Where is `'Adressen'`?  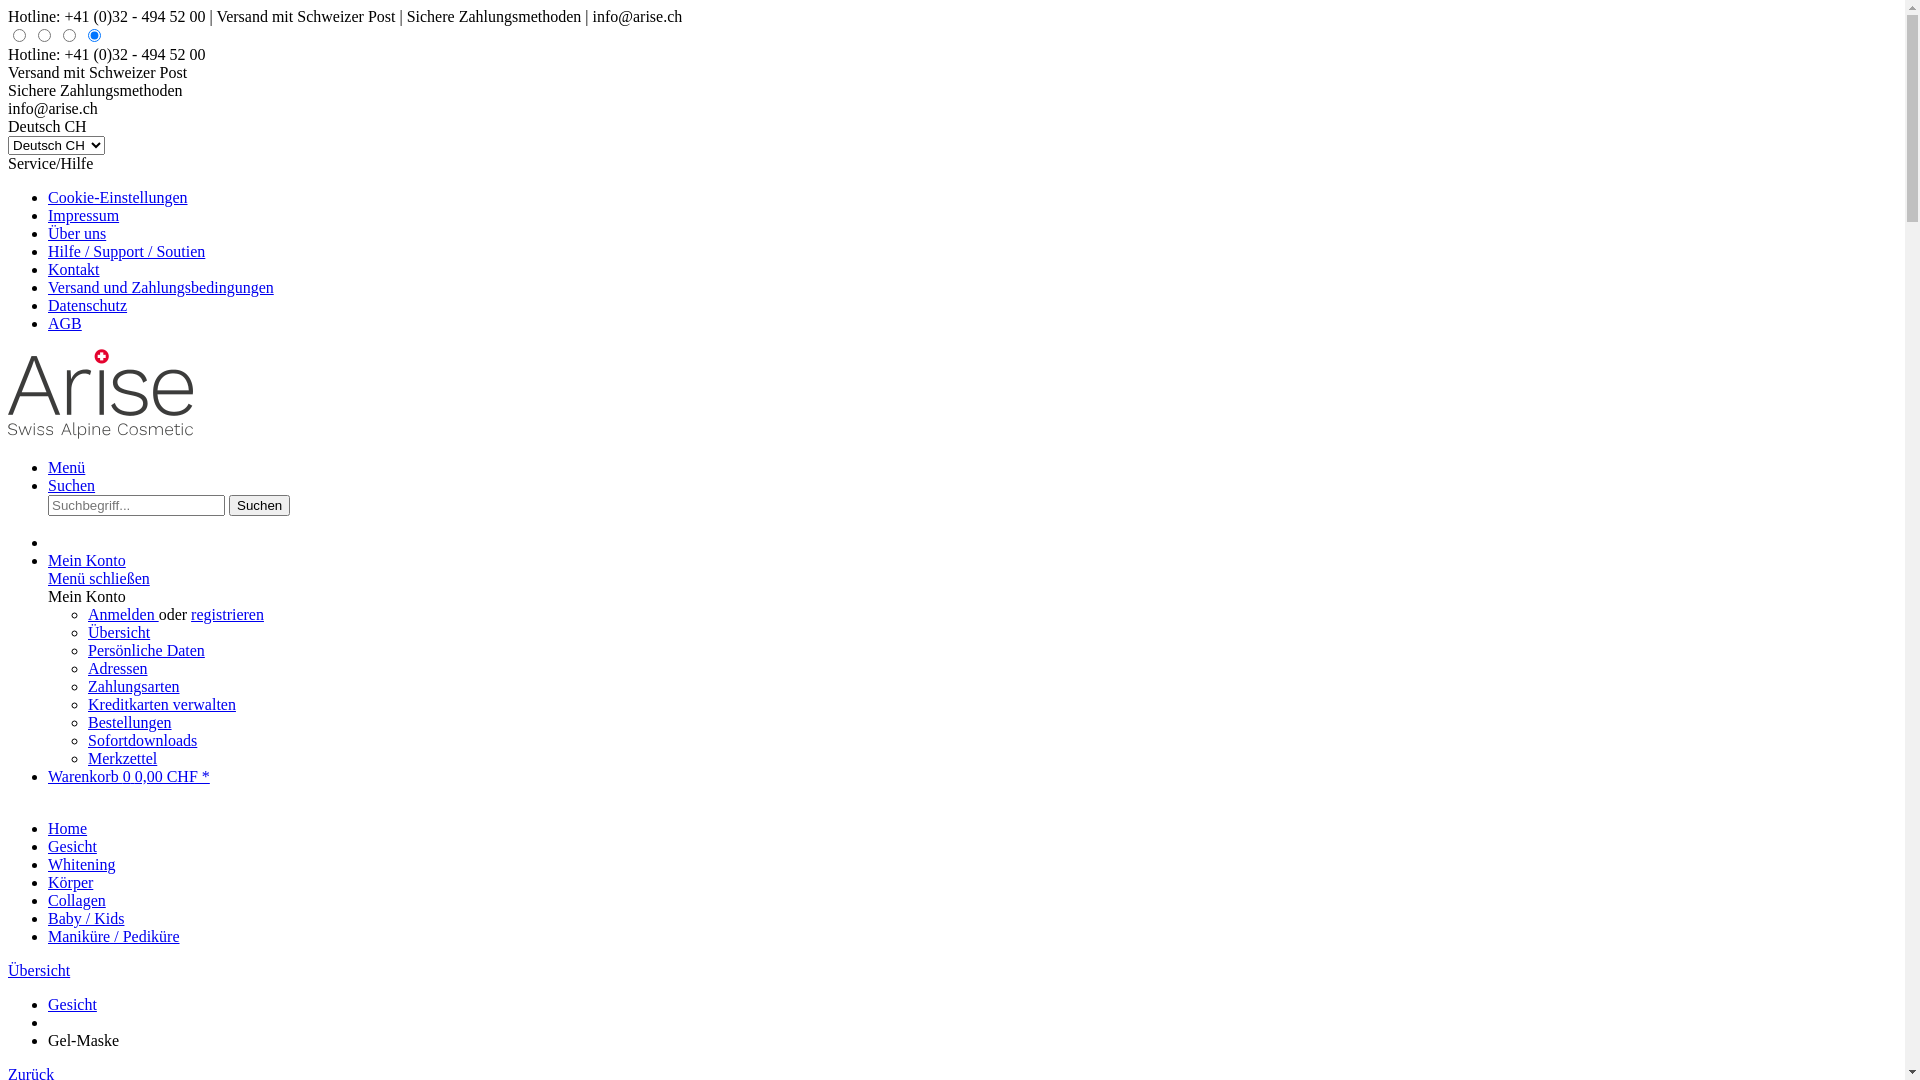 'Adressen' is located at coordinates (86, 668).